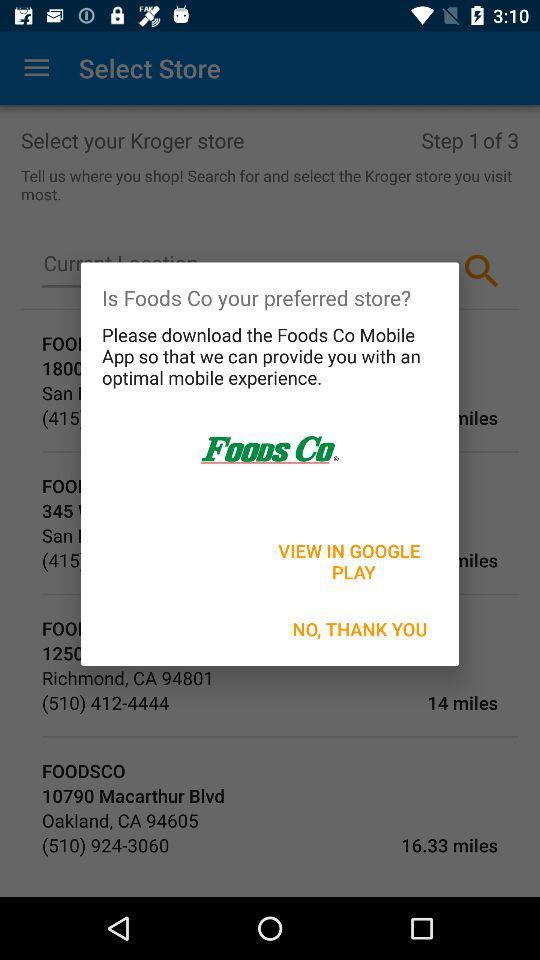  Describe the element at coordinates (350, 561) in the screenshot. I see `the icon above no, thank you icon` at that location.